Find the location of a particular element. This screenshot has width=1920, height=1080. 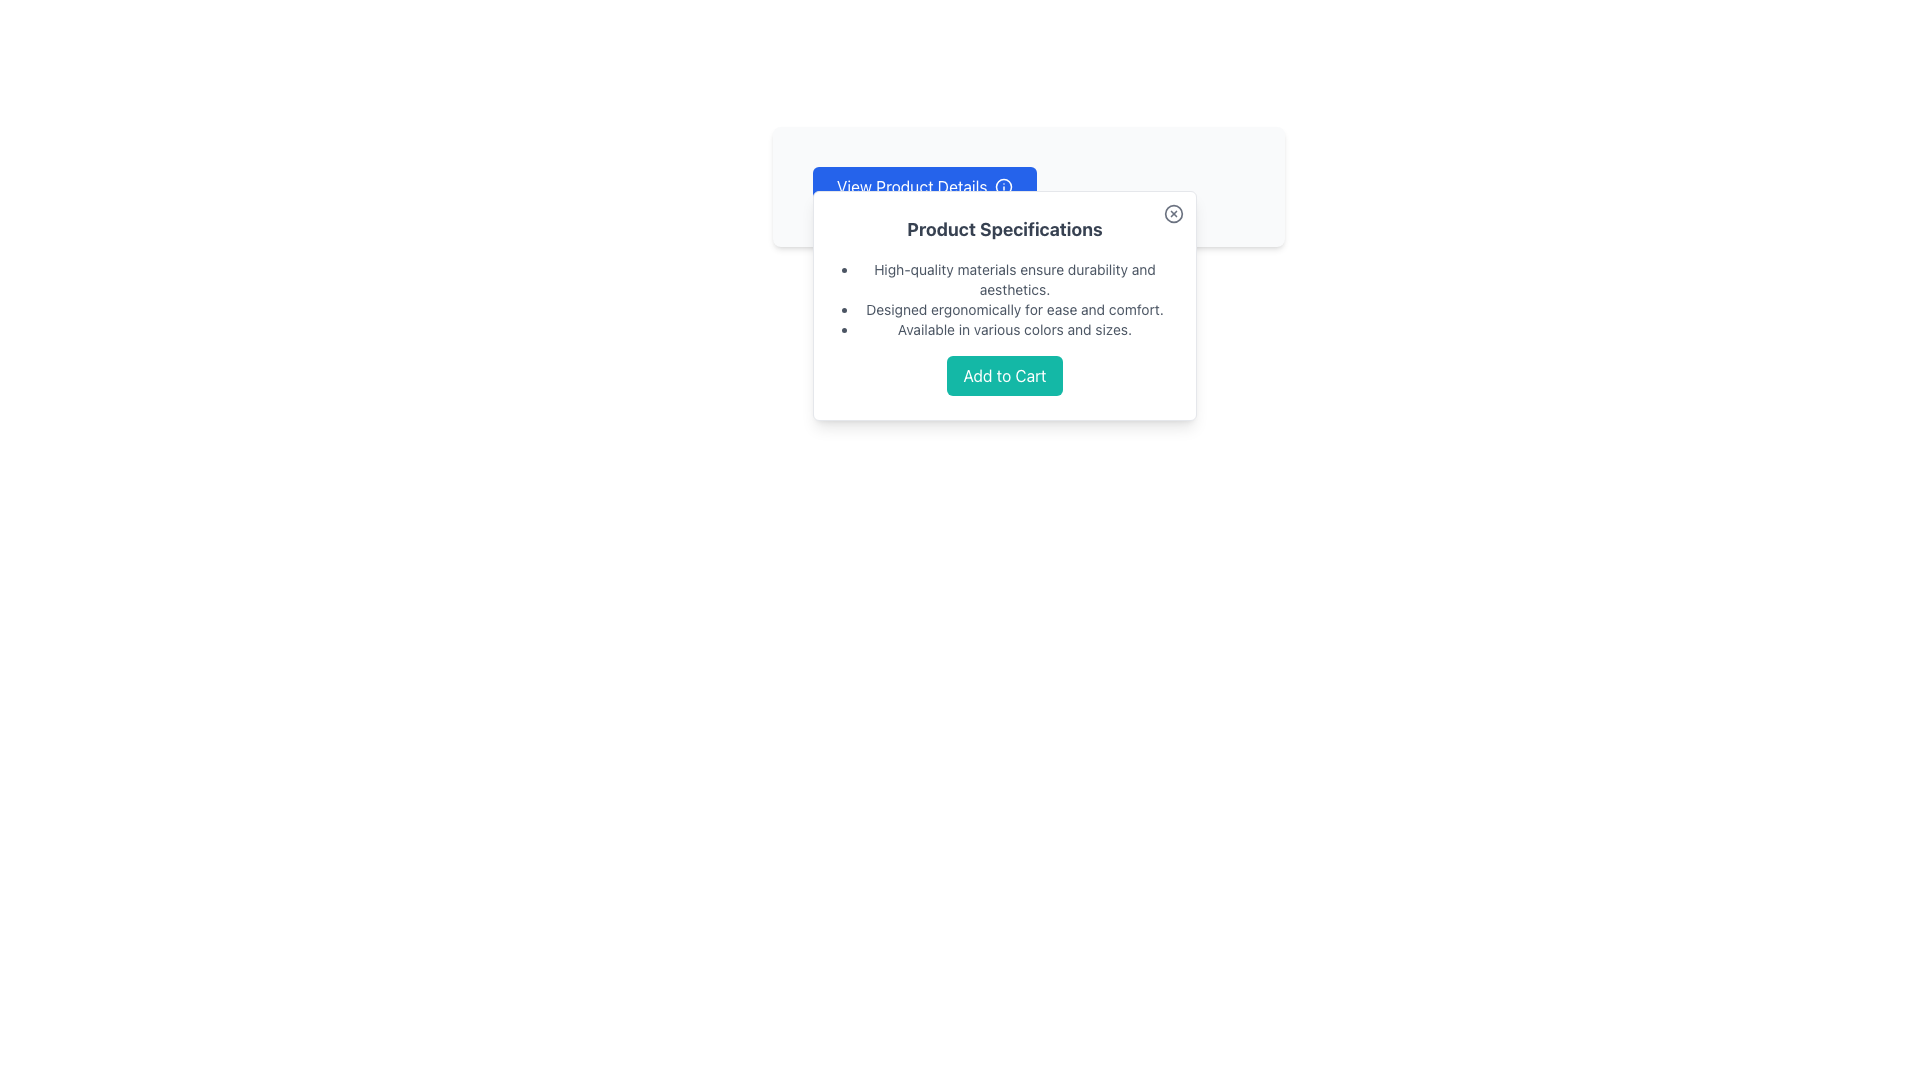

the circular close button (styled as an 'X') located at the top-right corner of the 'Product Specifications' modal is located at coordinates (1174, 213).